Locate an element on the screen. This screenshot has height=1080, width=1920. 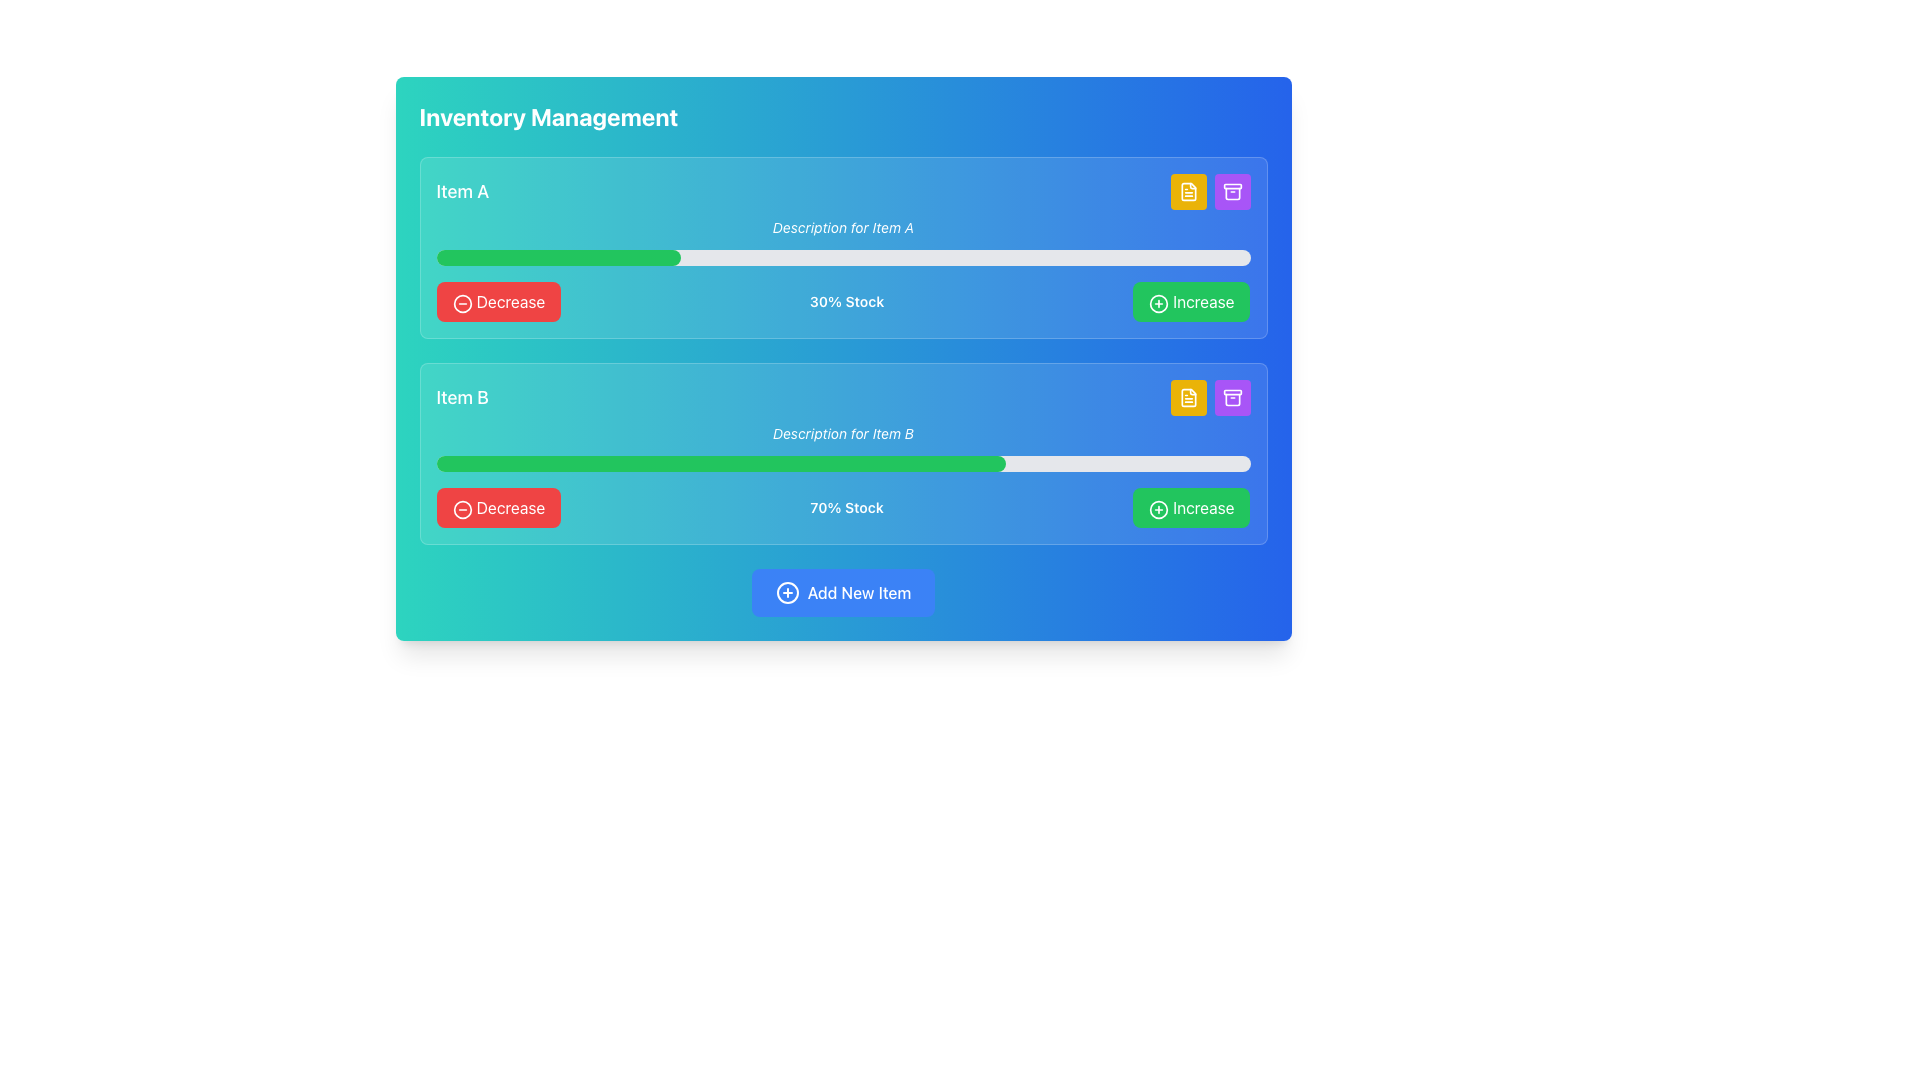
the 'Edit' or 'View Details' button located in the 'Item B' section, which is the first button in the group aligned to the right, near the item description is located at coordinates (1209, 397).